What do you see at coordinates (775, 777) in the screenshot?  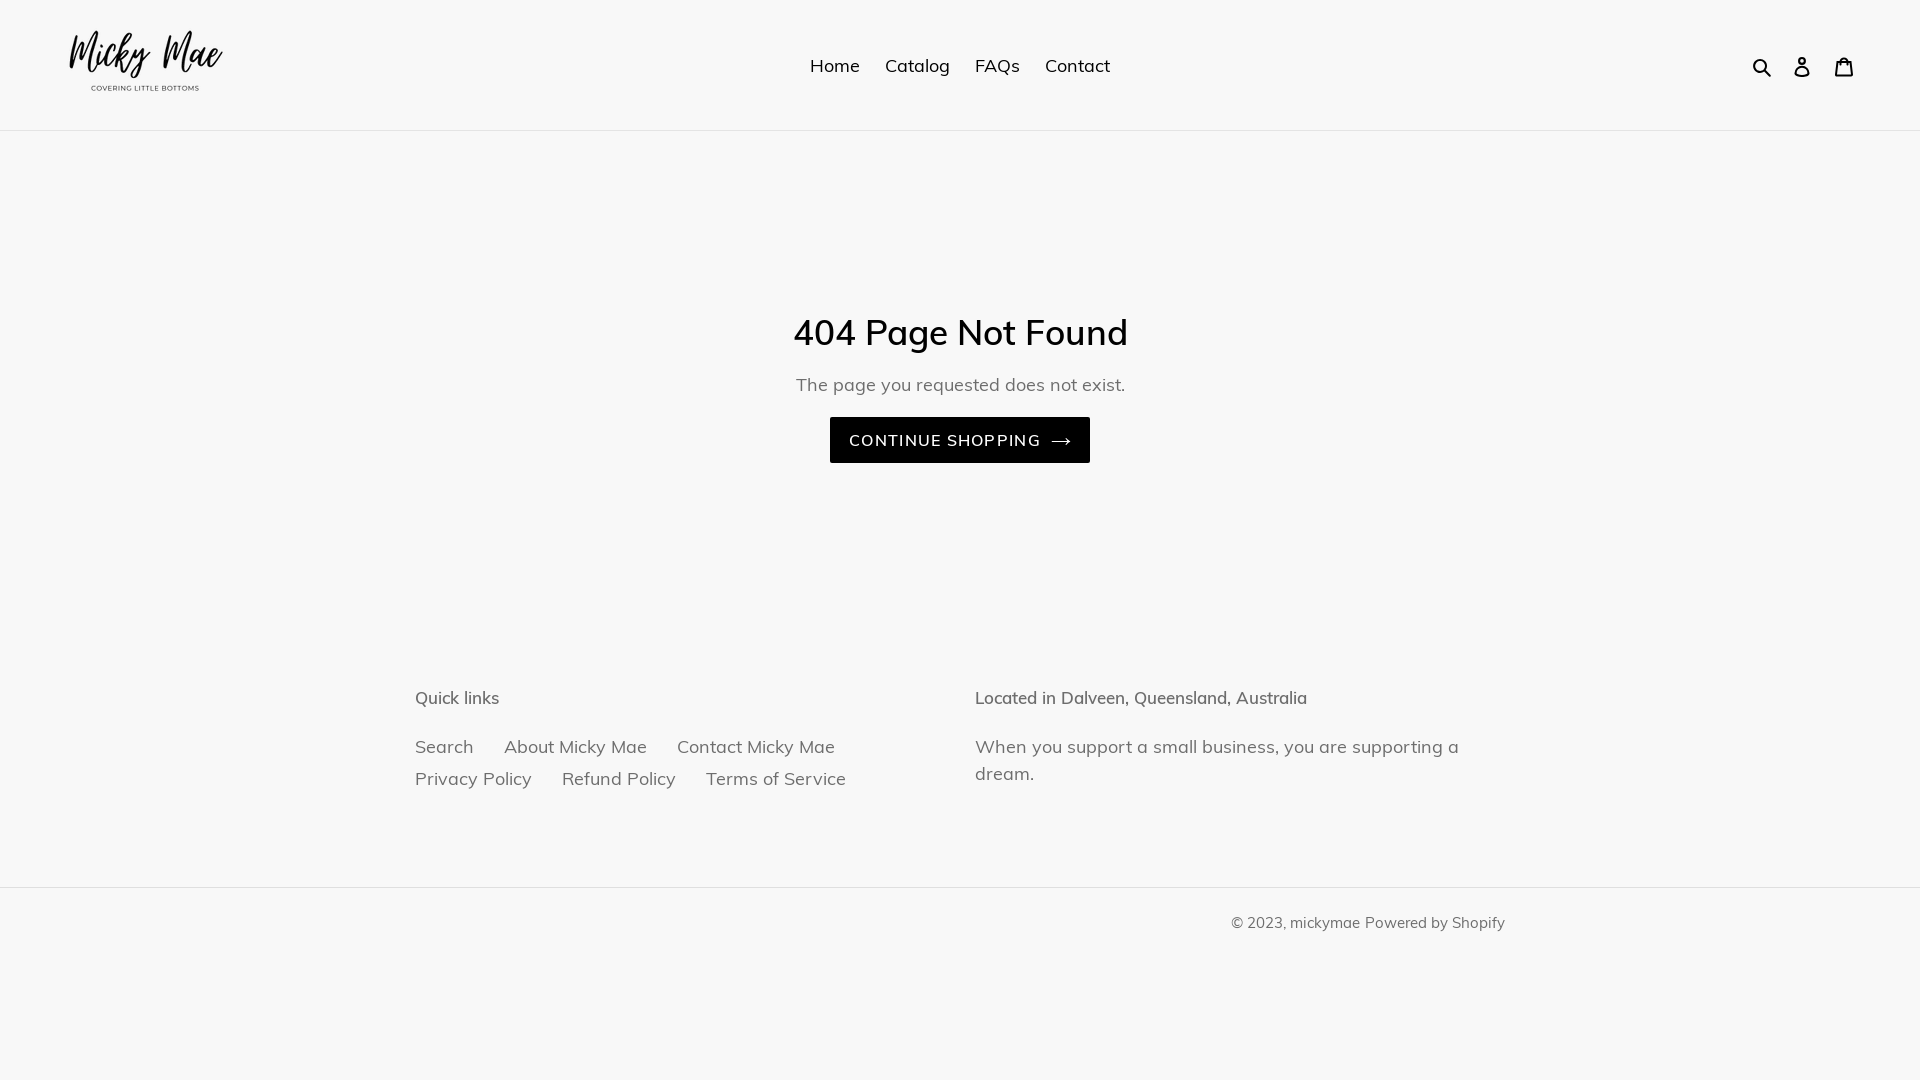 I see `'Terms of Service'` at bounding box center [775, 777].